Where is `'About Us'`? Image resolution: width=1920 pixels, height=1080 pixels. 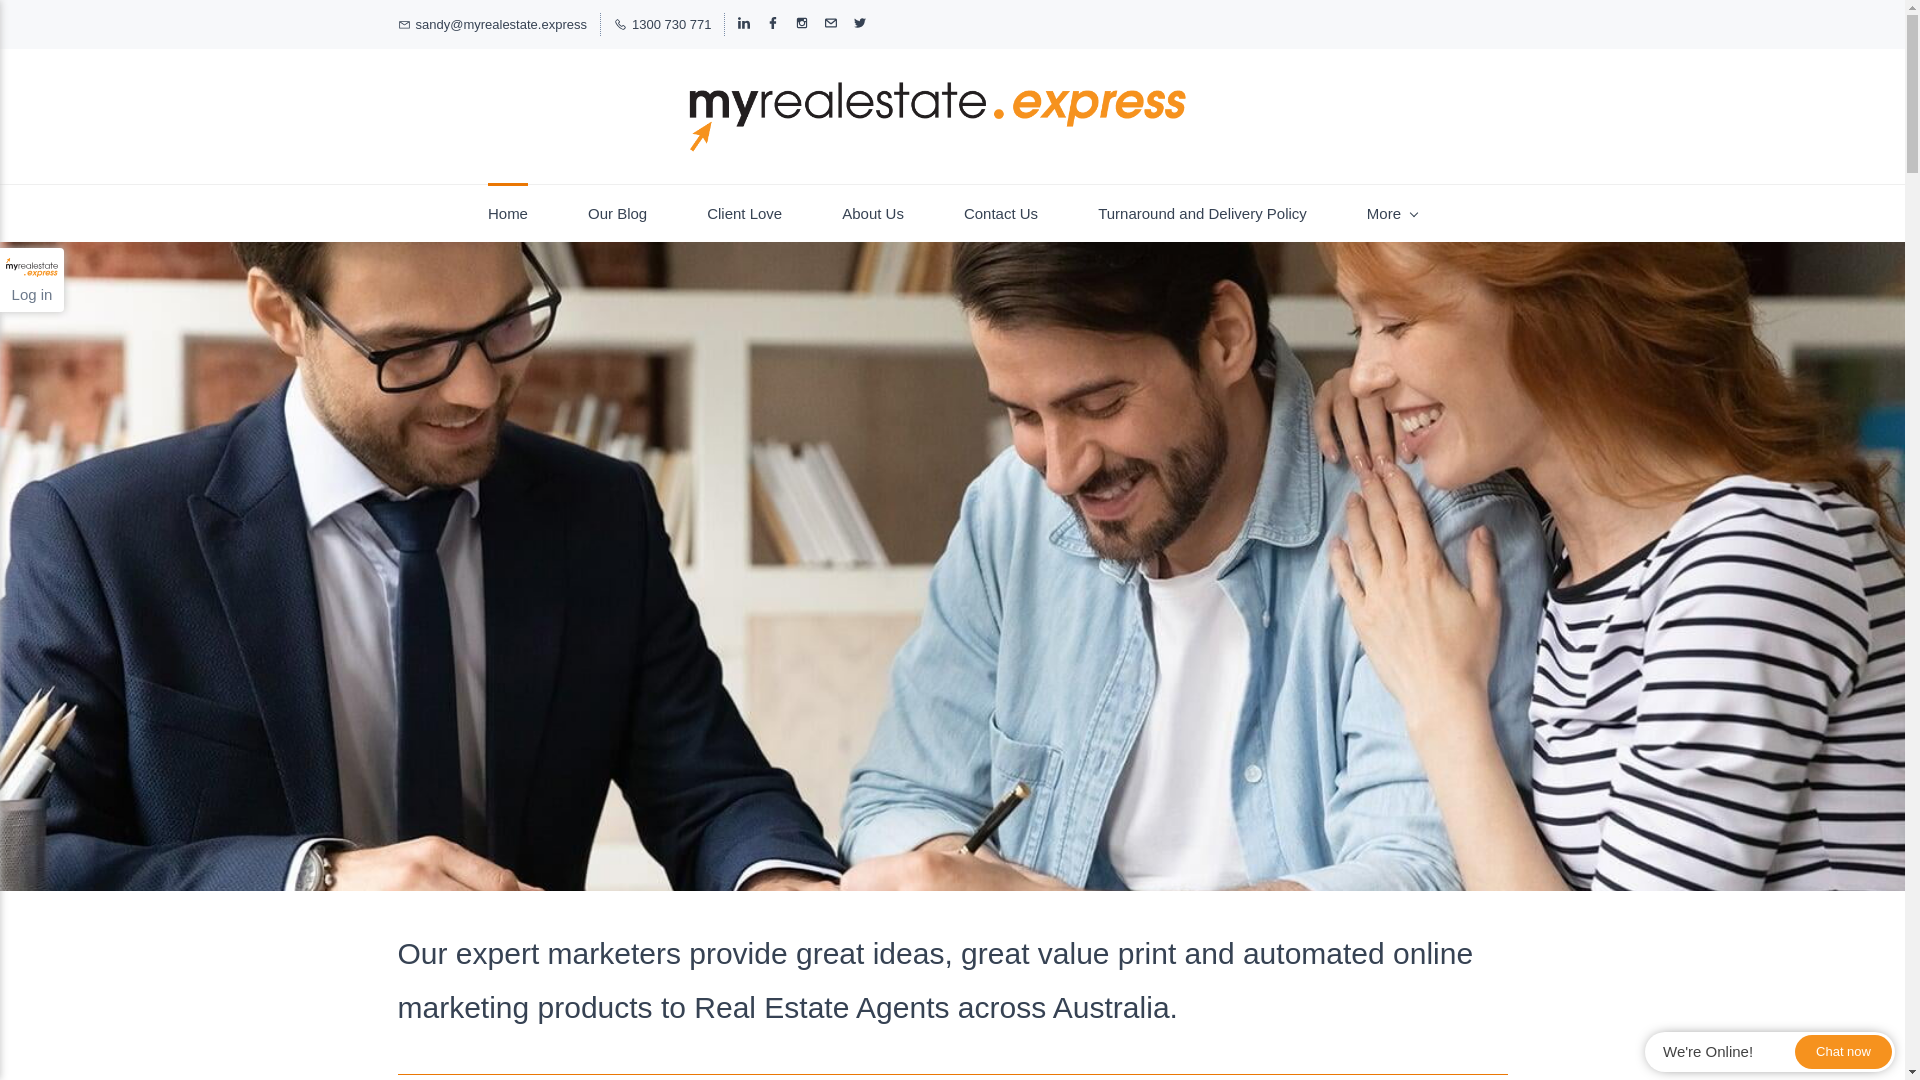
'About Us' is located at coordinates (873, 213).